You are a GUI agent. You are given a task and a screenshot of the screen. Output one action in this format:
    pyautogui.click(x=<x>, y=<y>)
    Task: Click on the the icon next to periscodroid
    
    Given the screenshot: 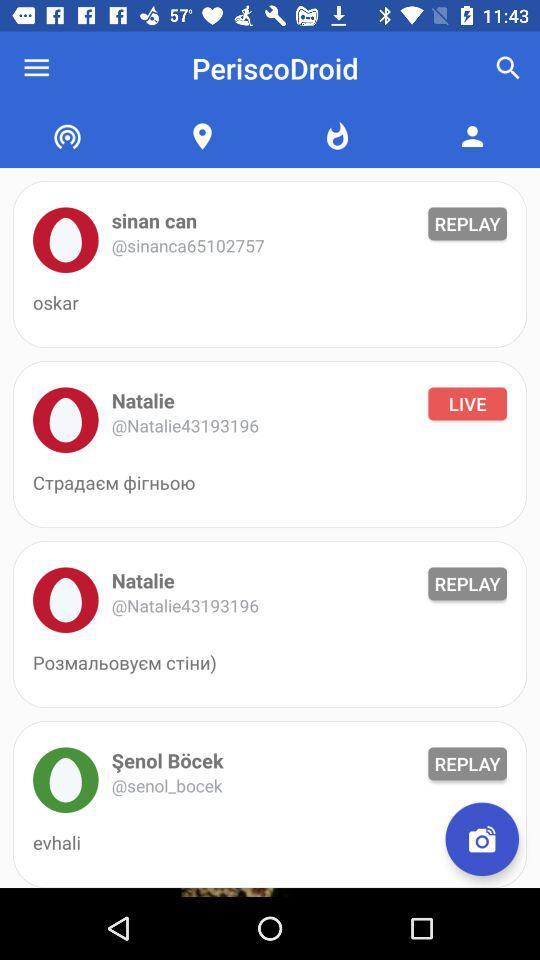 What is the action you would take?
    pyautogui.click(x=508, y=68)
    